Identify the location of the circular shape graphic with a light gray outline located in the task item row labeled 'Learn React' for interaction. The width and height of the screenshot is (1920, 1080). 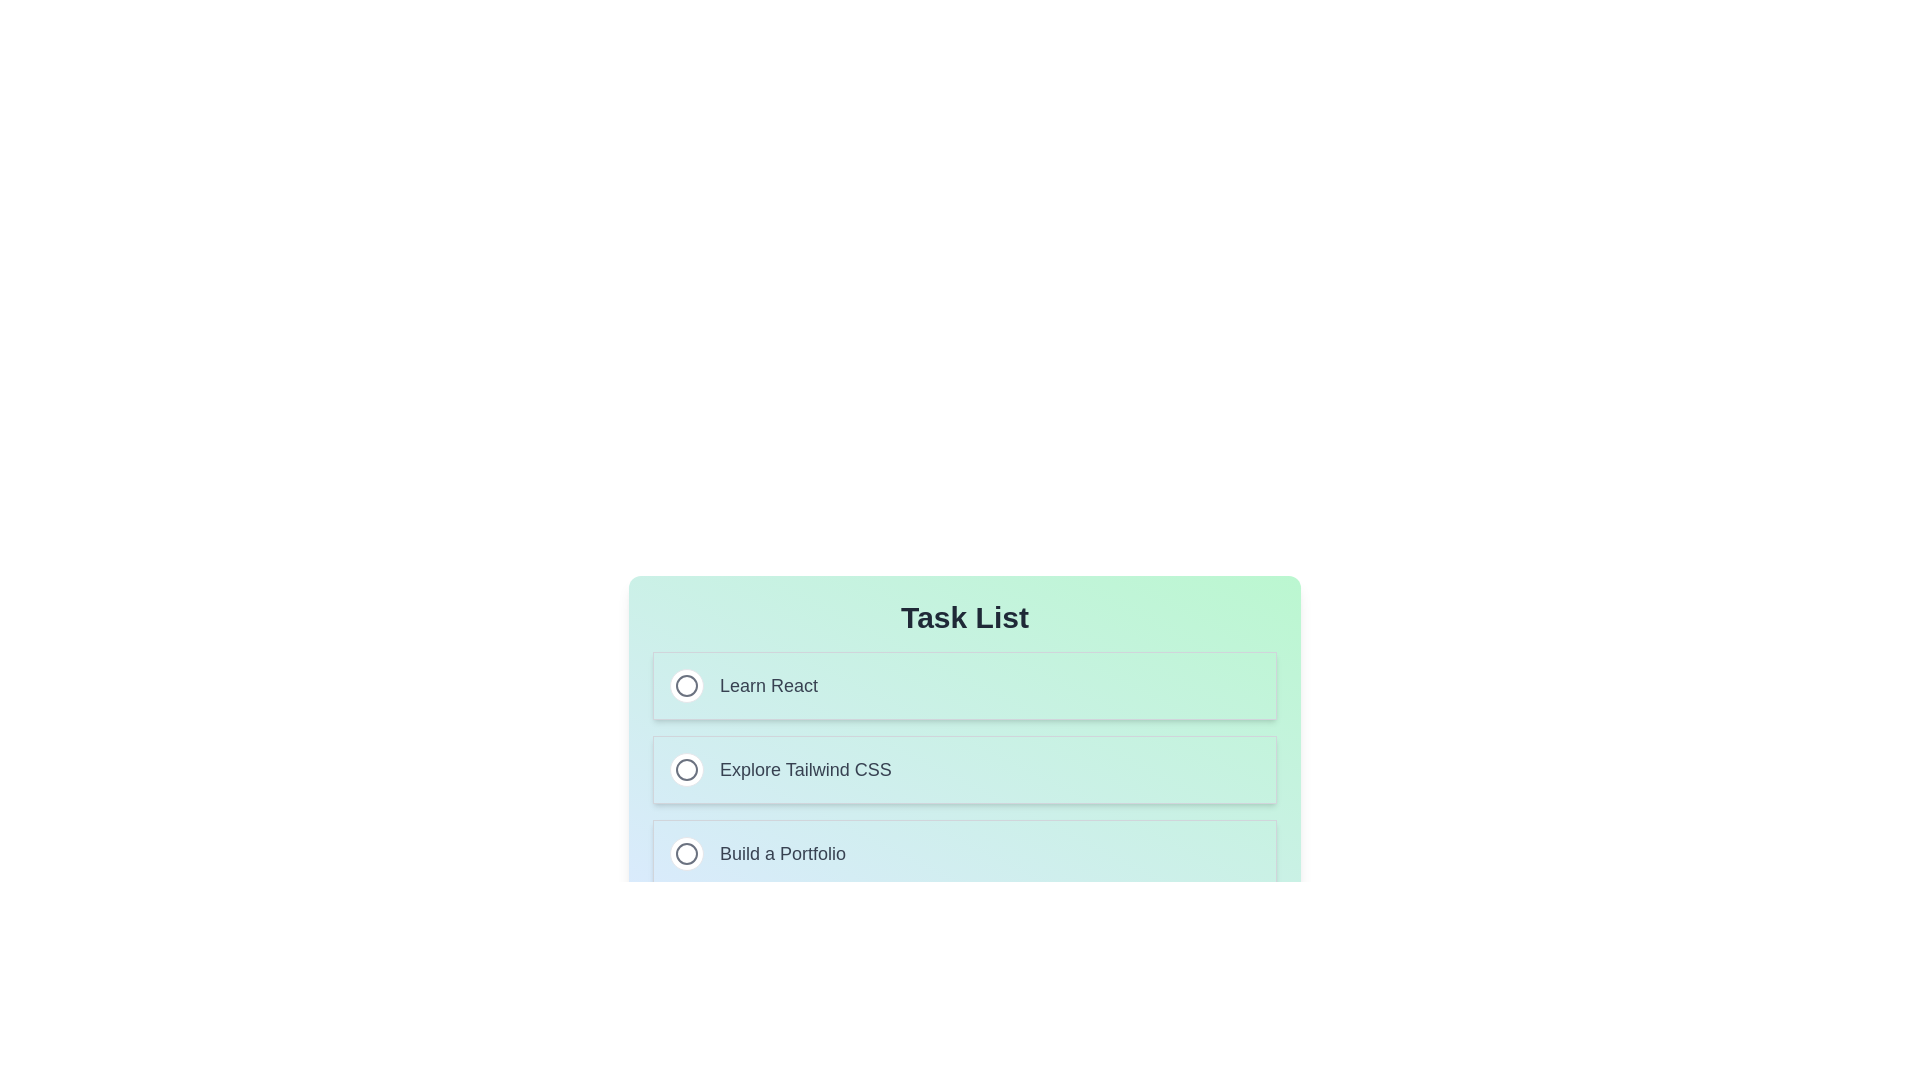
(686, 685).